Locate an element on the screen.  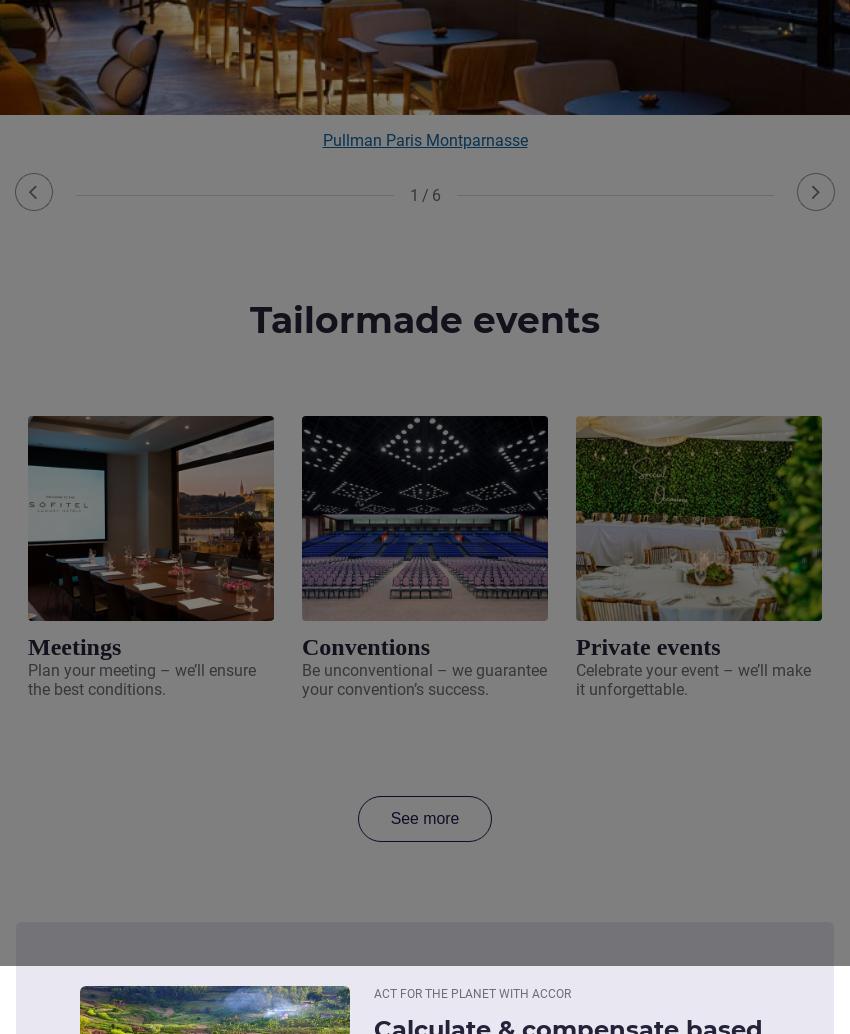
'Pullman Paris Montparnasse' is located at coordinates (424, 140).